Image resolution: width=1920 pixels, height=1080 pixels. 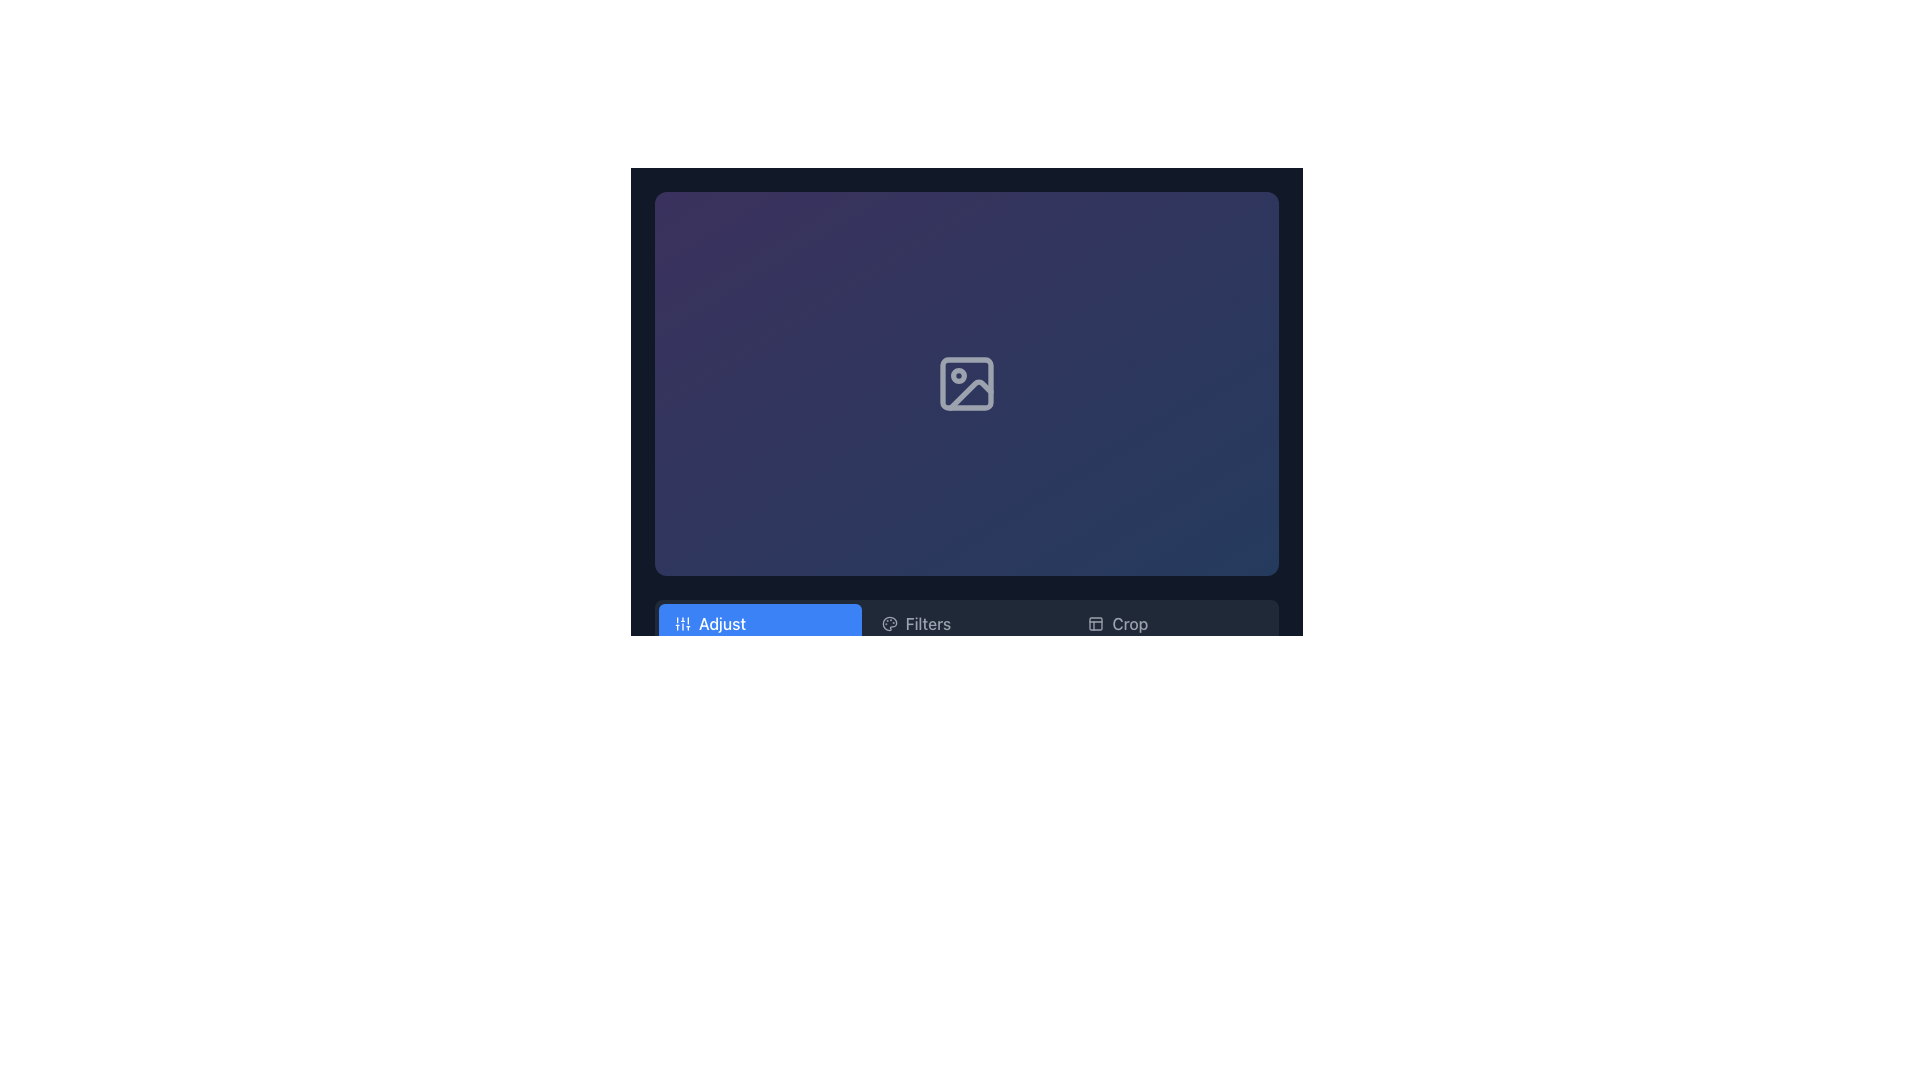 I want to click on the leftmost button in the horizontal row of interactive buttons at the bottom of the interface, so click(x=759, y=623).